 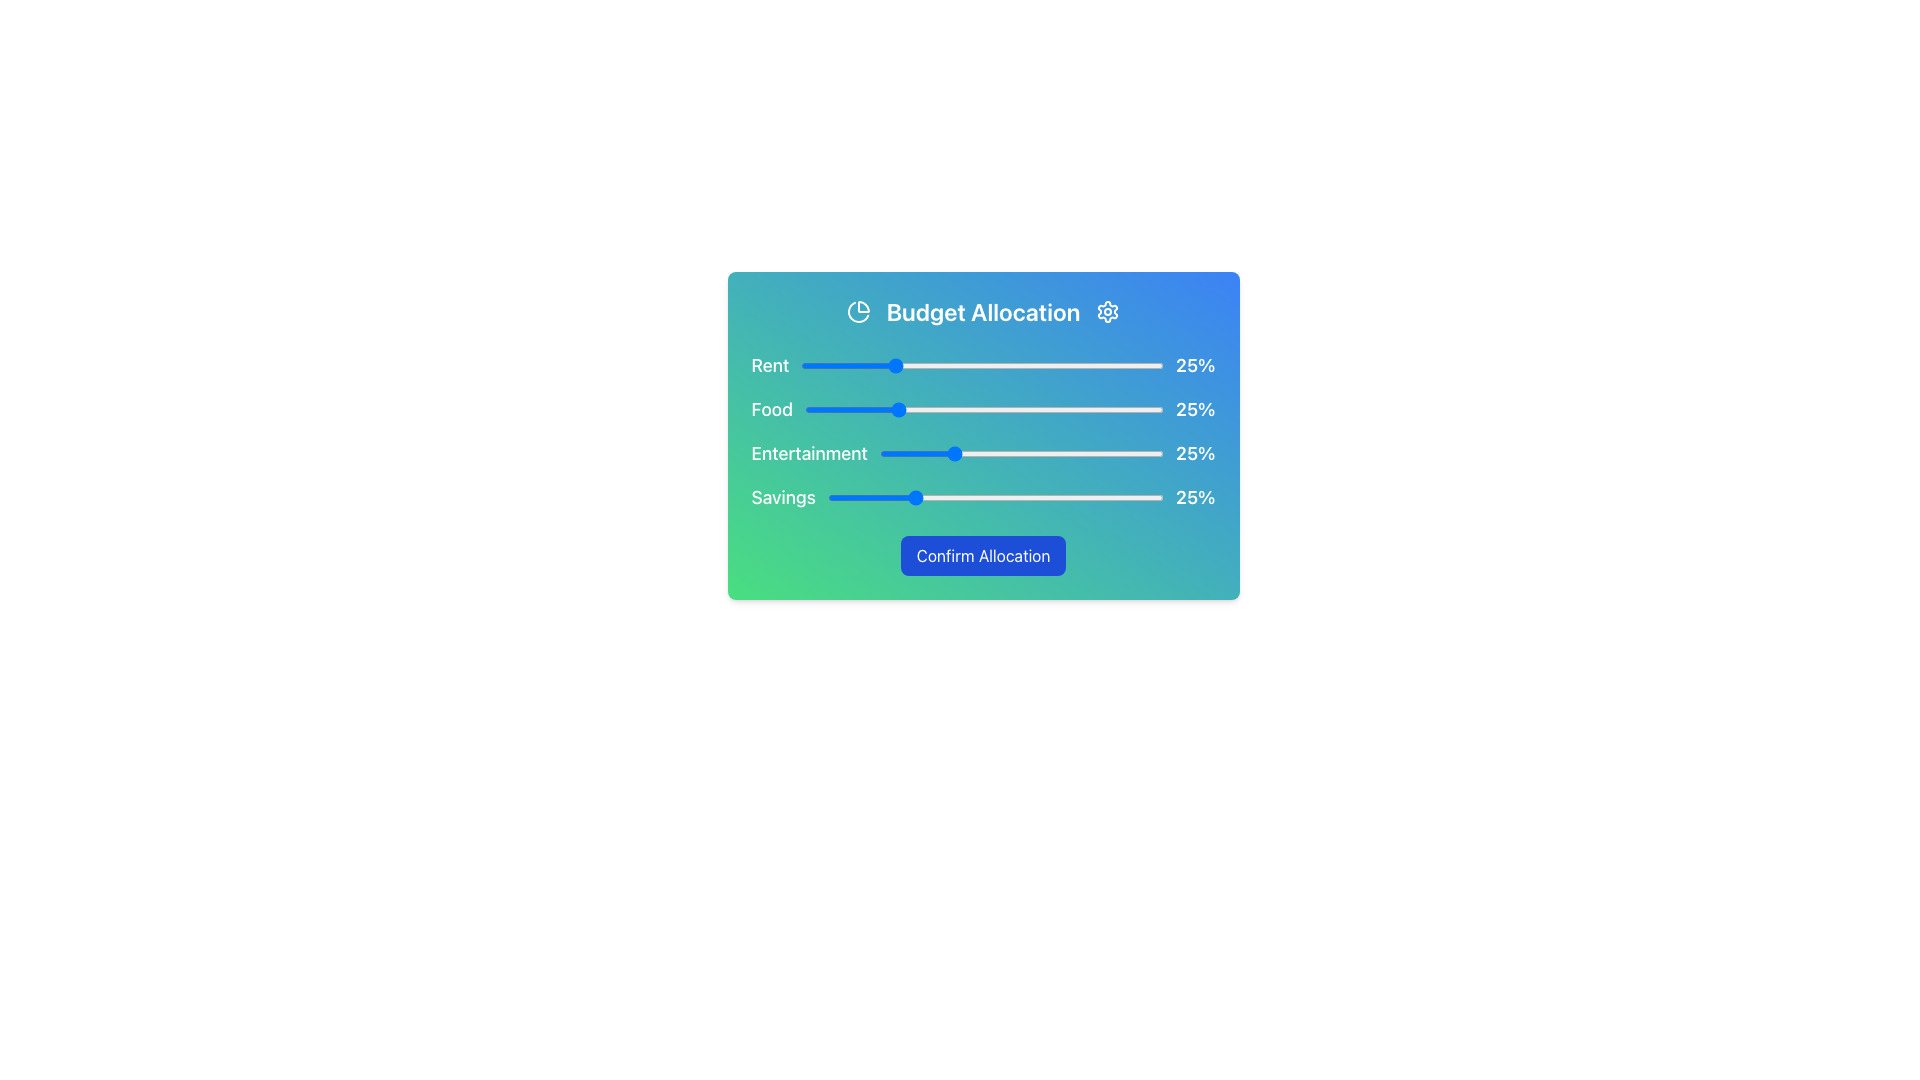 What do you see at coordinates (982, 366) in the screenshot?
I see `the interactive range slider control located between the 'Rent' label and '25%' value` at bounding box center [982, 366].